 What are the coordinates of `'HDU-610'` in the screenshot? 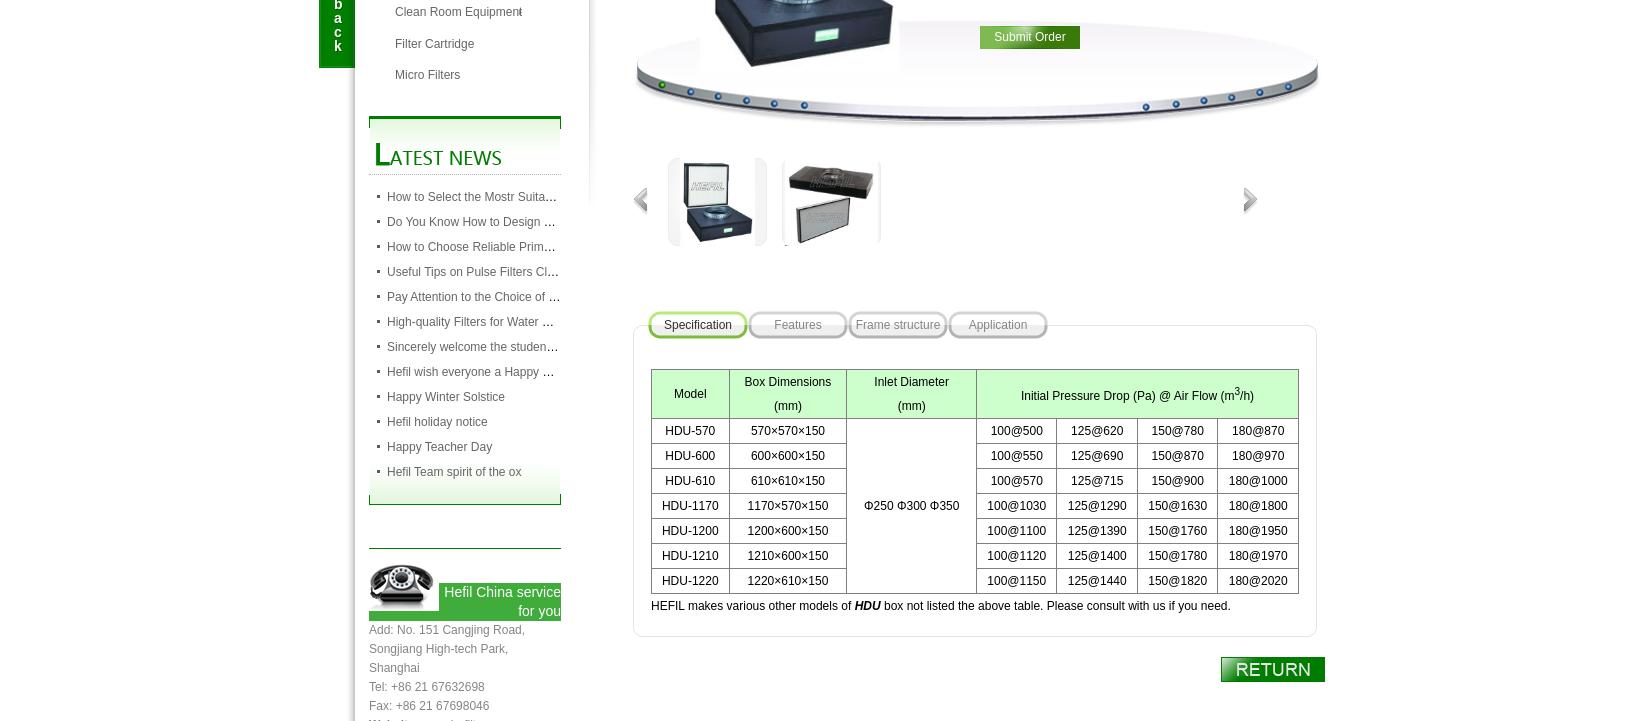 It's located at (689, 479).